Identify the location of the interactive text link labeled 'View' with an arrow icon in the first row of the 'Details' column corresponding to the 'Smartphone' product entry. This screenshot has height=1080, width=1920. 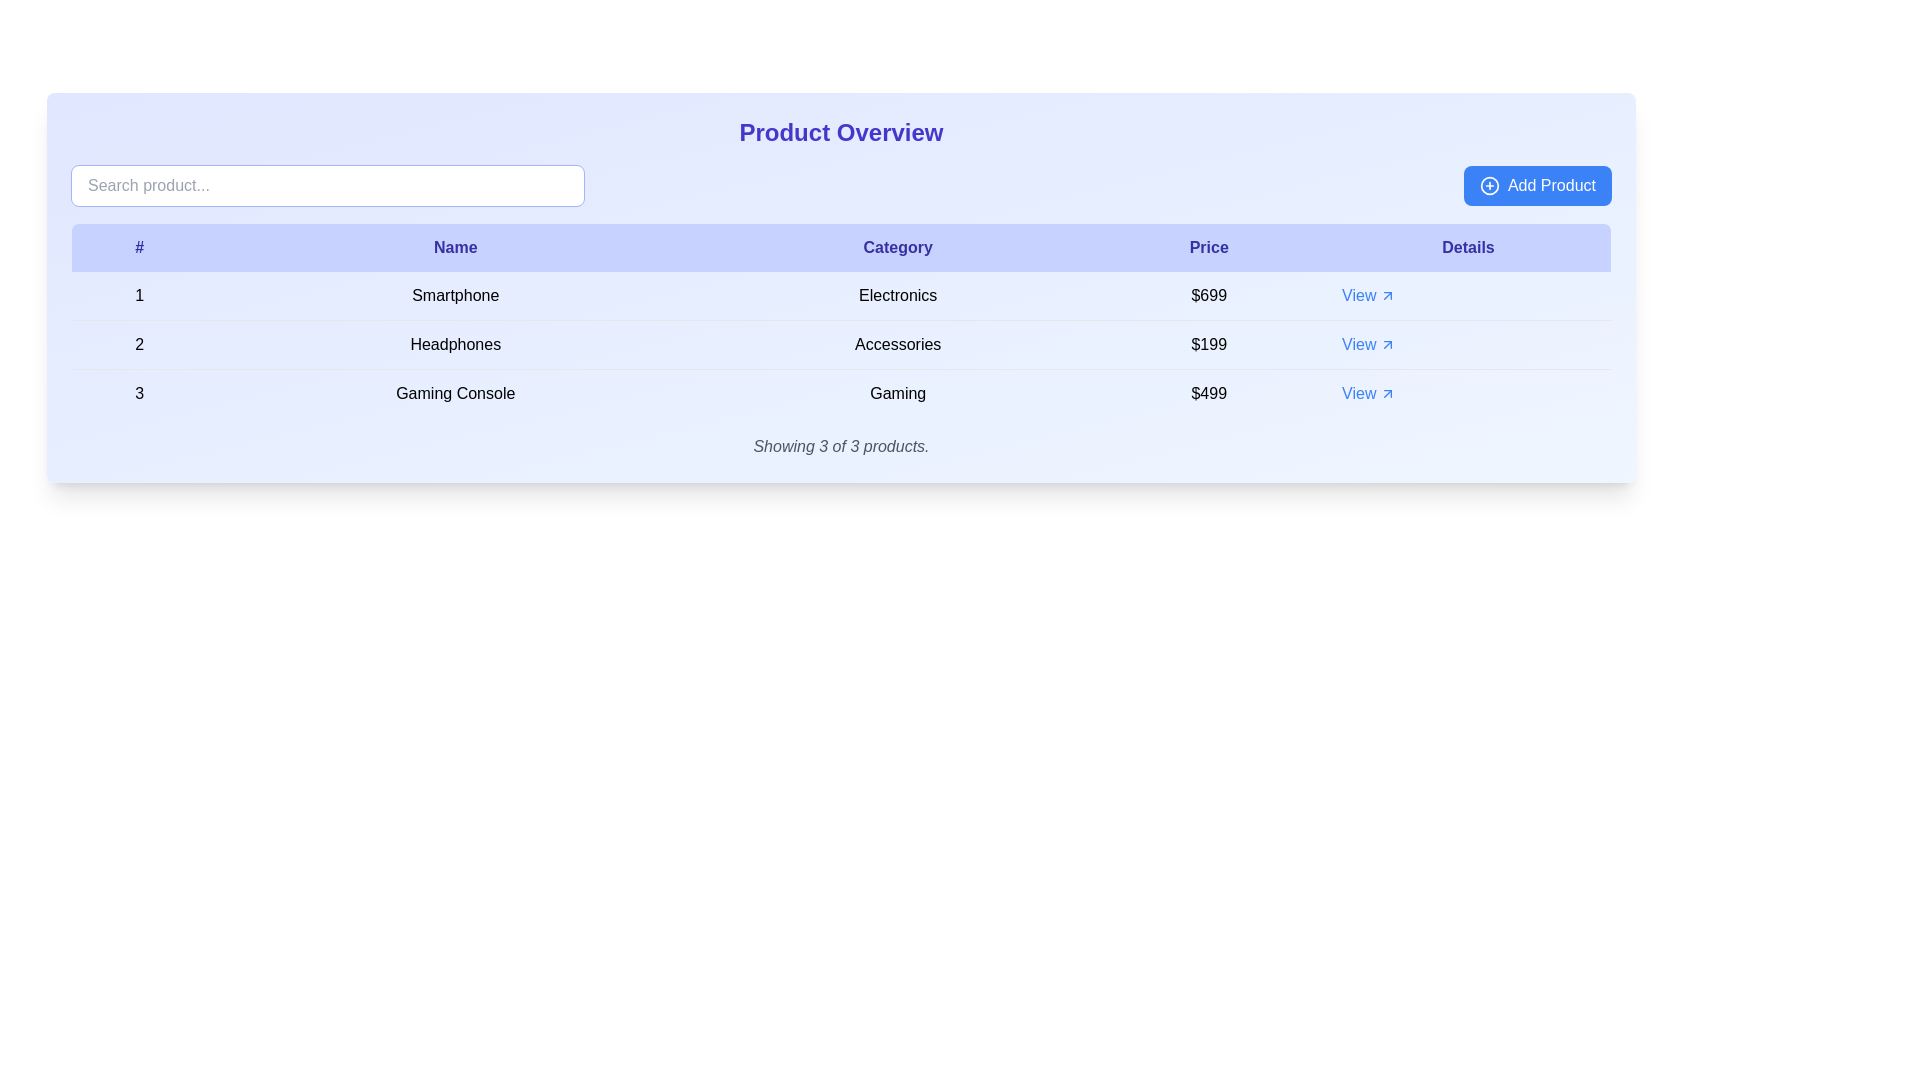
(1368, 296).